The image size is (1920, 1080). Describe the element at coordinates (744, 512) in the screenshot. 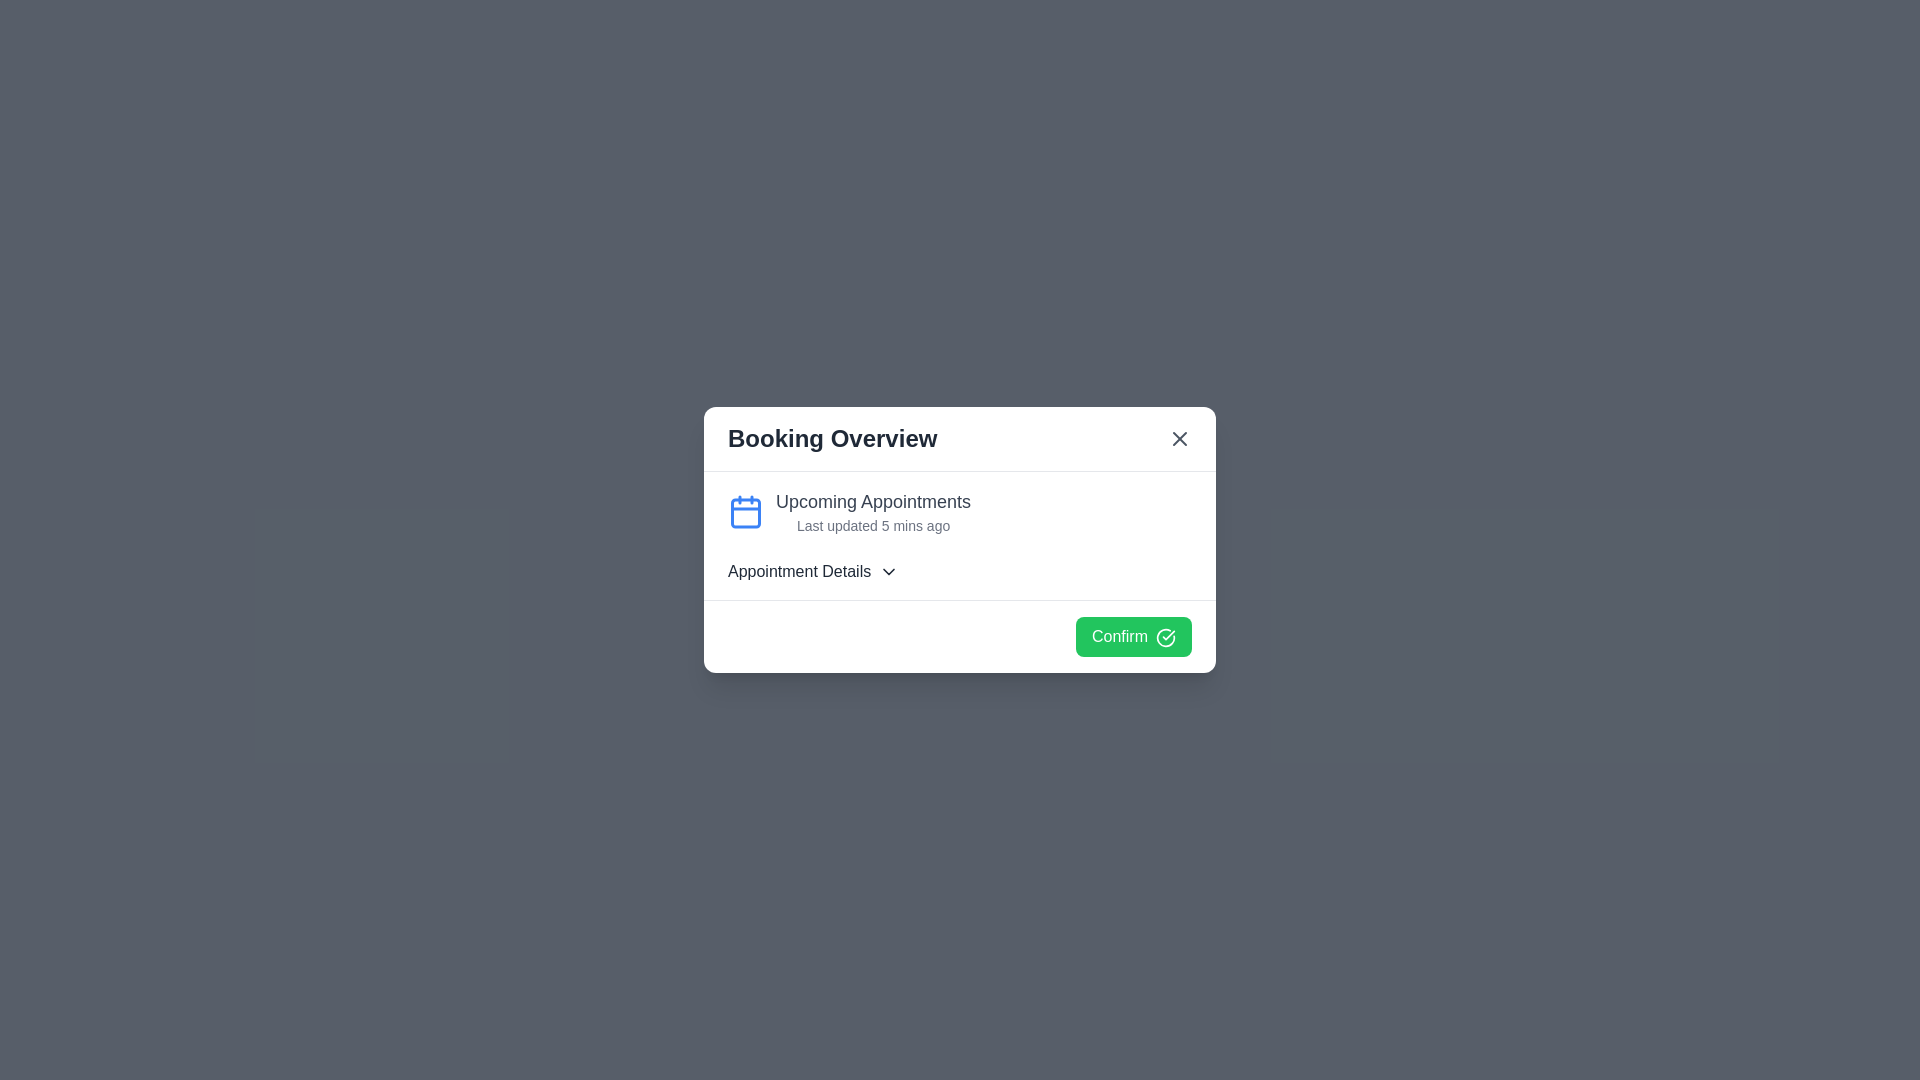

I see `the graphical icon part of the calendar icon, which visually represents the body of the calendar icon next to the 'Upcoming Appointments' text in the modal` at that location.